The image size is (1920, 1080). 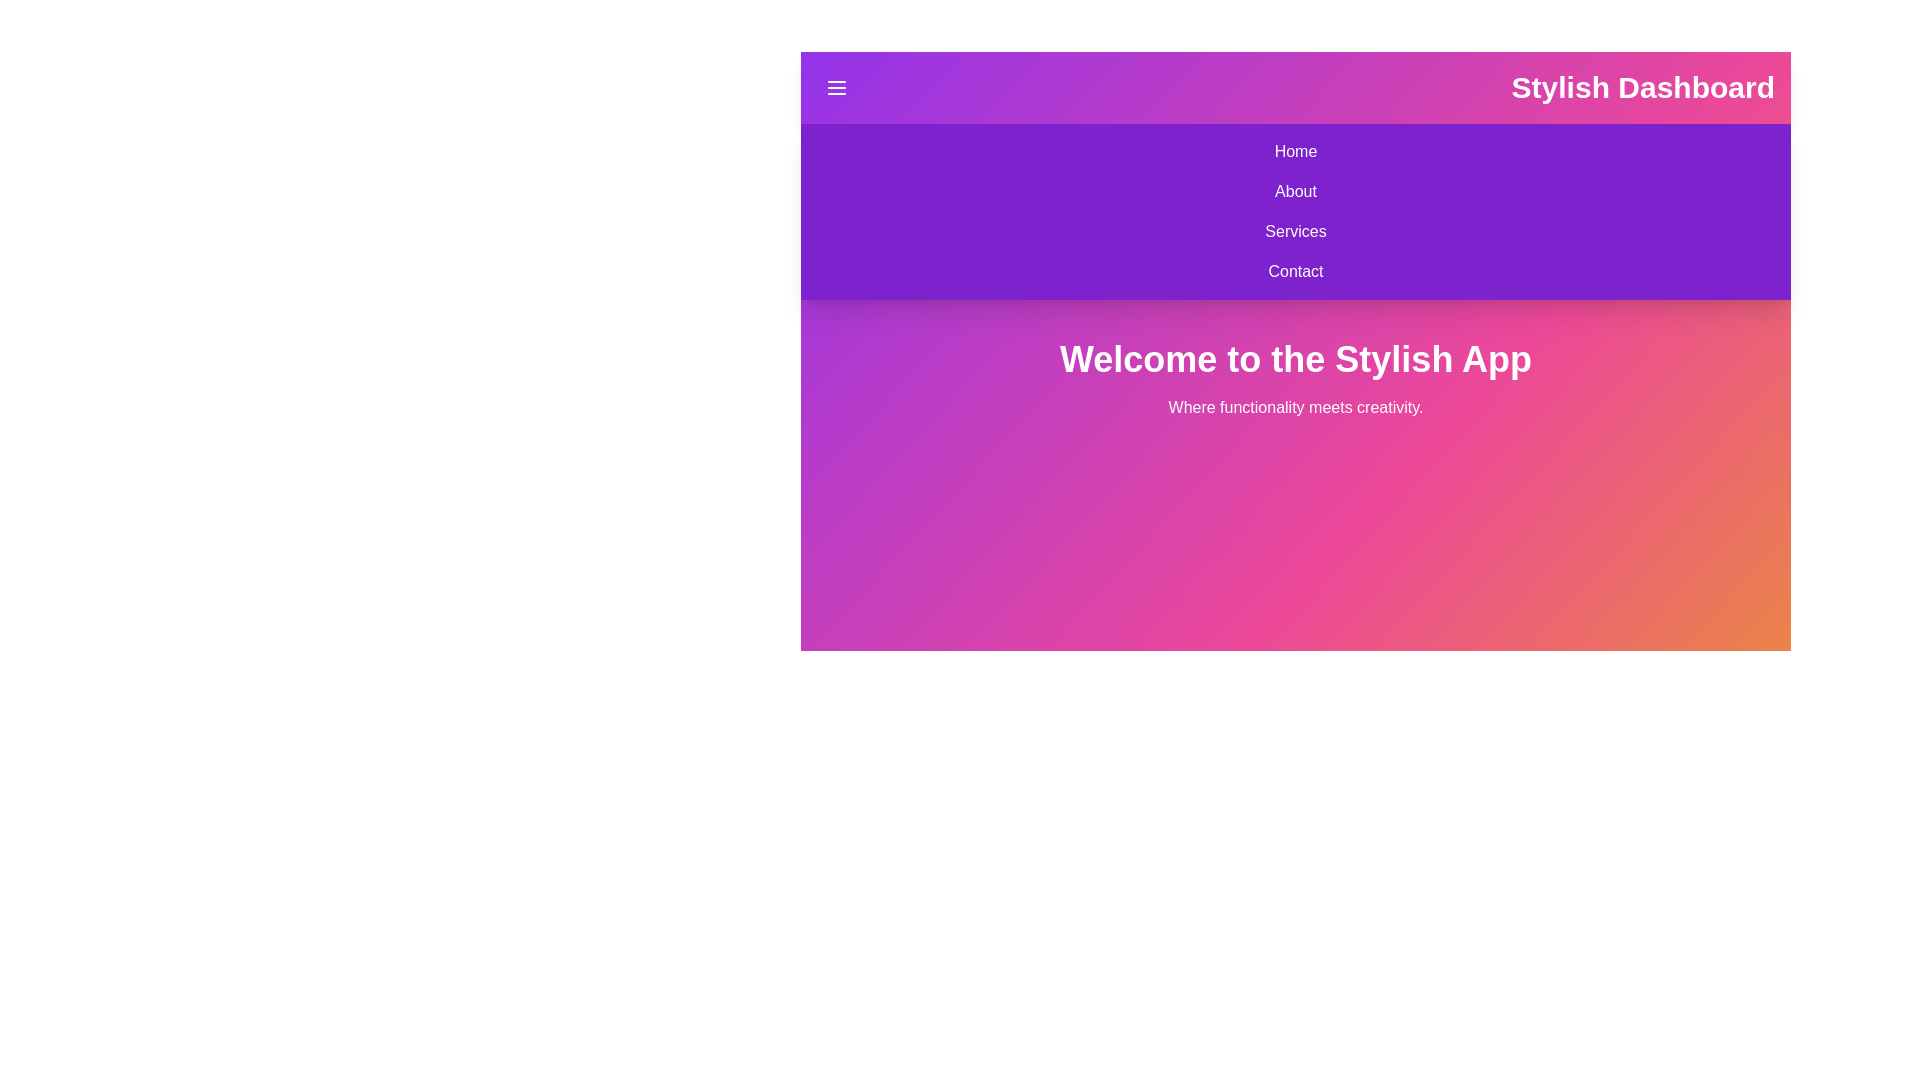 What do you see at coordinates (1296, 150) in the screenshot?
I see `the navigation item Home to observe visual feedback` at bounding box center [1296, 150].